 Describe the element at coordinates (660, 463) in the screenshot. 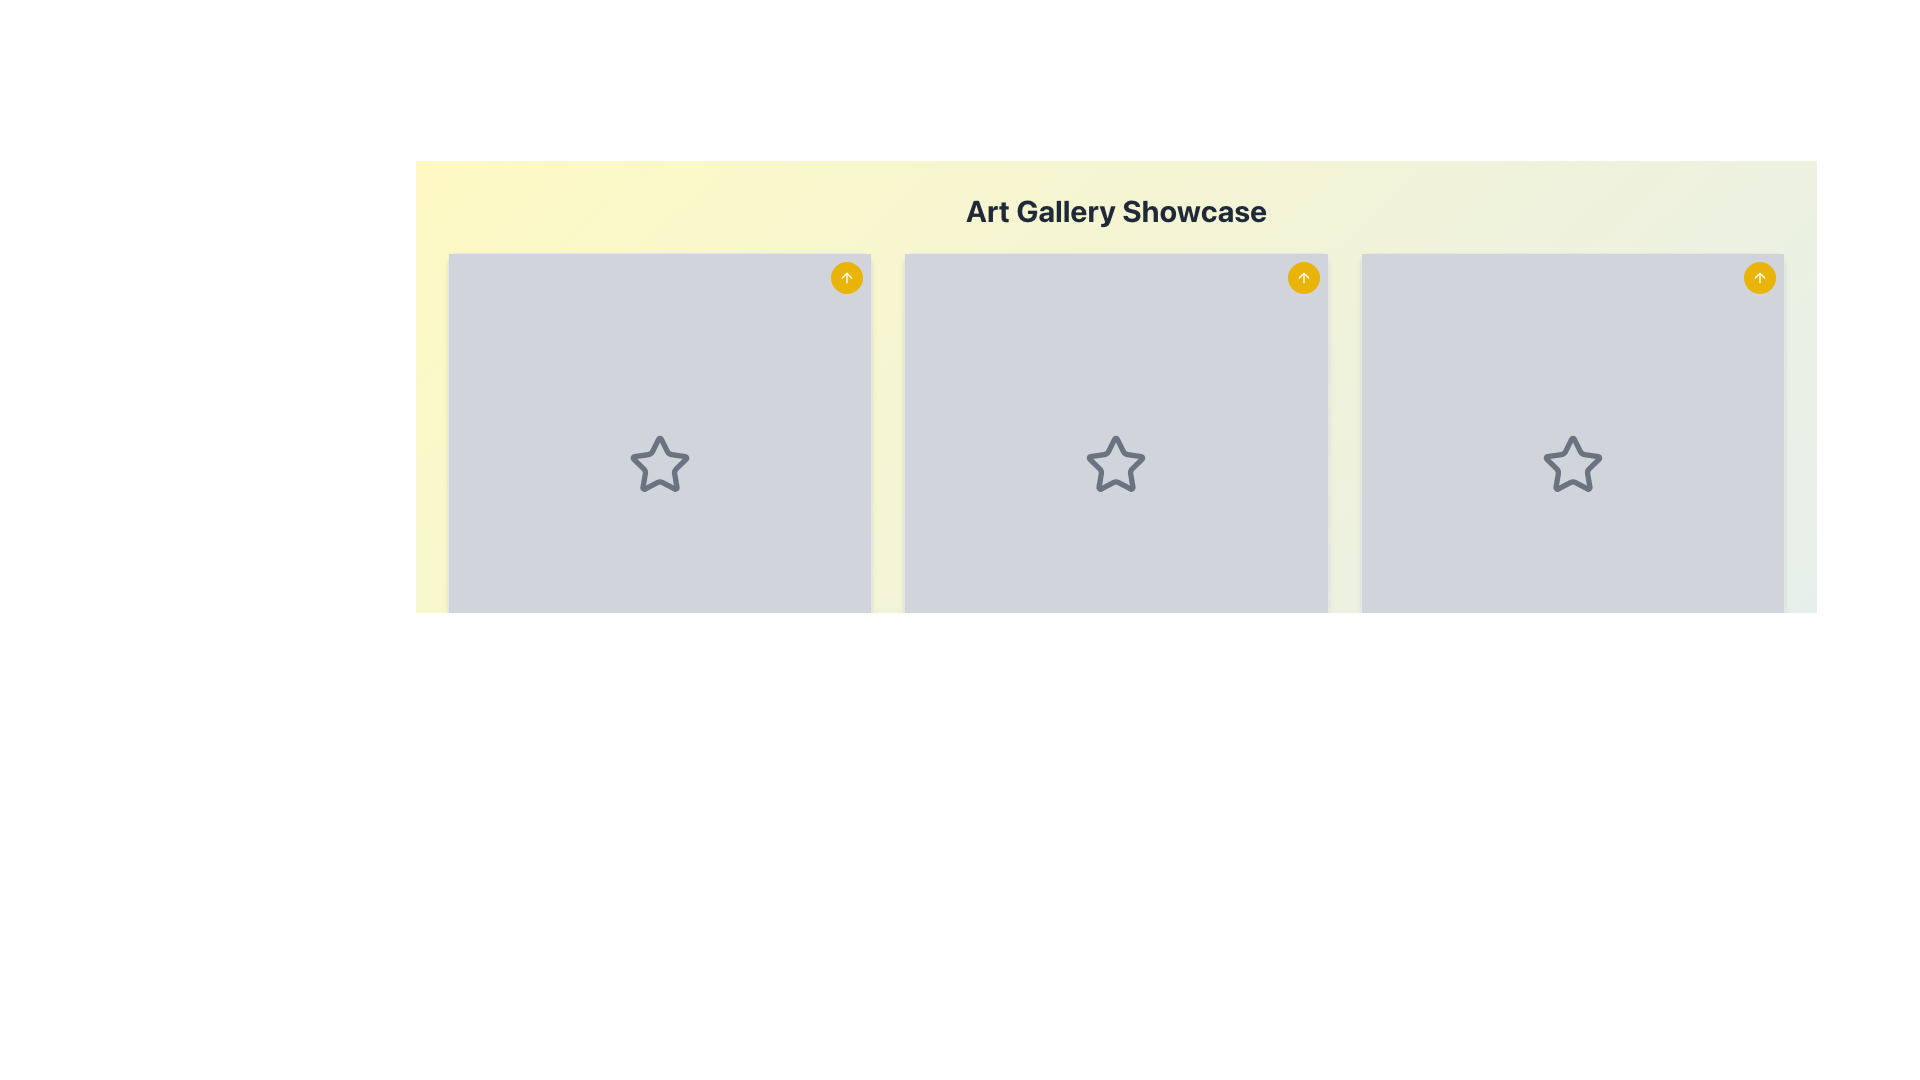

I see `the leftmost star-shaped icon with a gray outline in the Art Gallery Showcase` at that location.